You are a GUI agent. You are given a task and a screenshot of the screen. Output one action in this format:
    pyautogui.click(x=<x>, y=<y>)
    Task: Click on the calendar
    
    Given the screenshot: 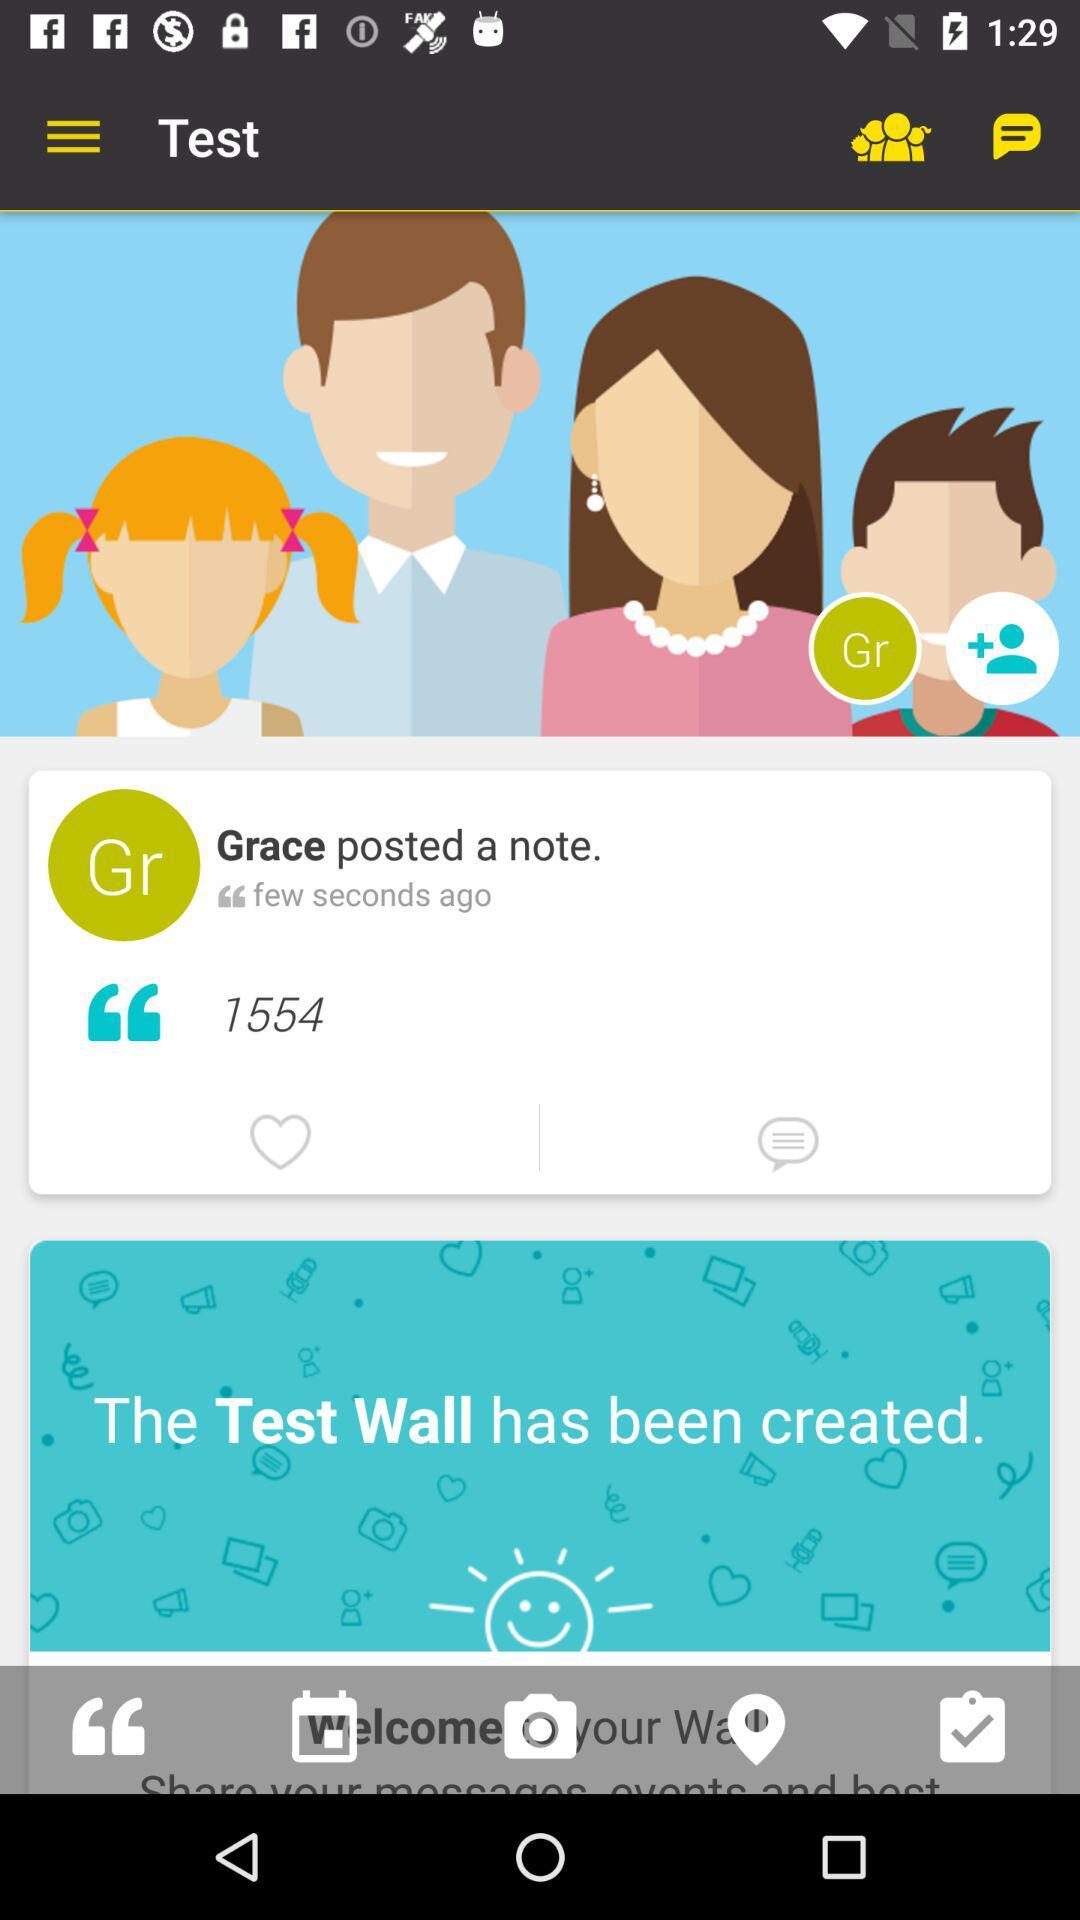 What is the action you would take?
    pyautogui.click(x=323, y=1728)
    